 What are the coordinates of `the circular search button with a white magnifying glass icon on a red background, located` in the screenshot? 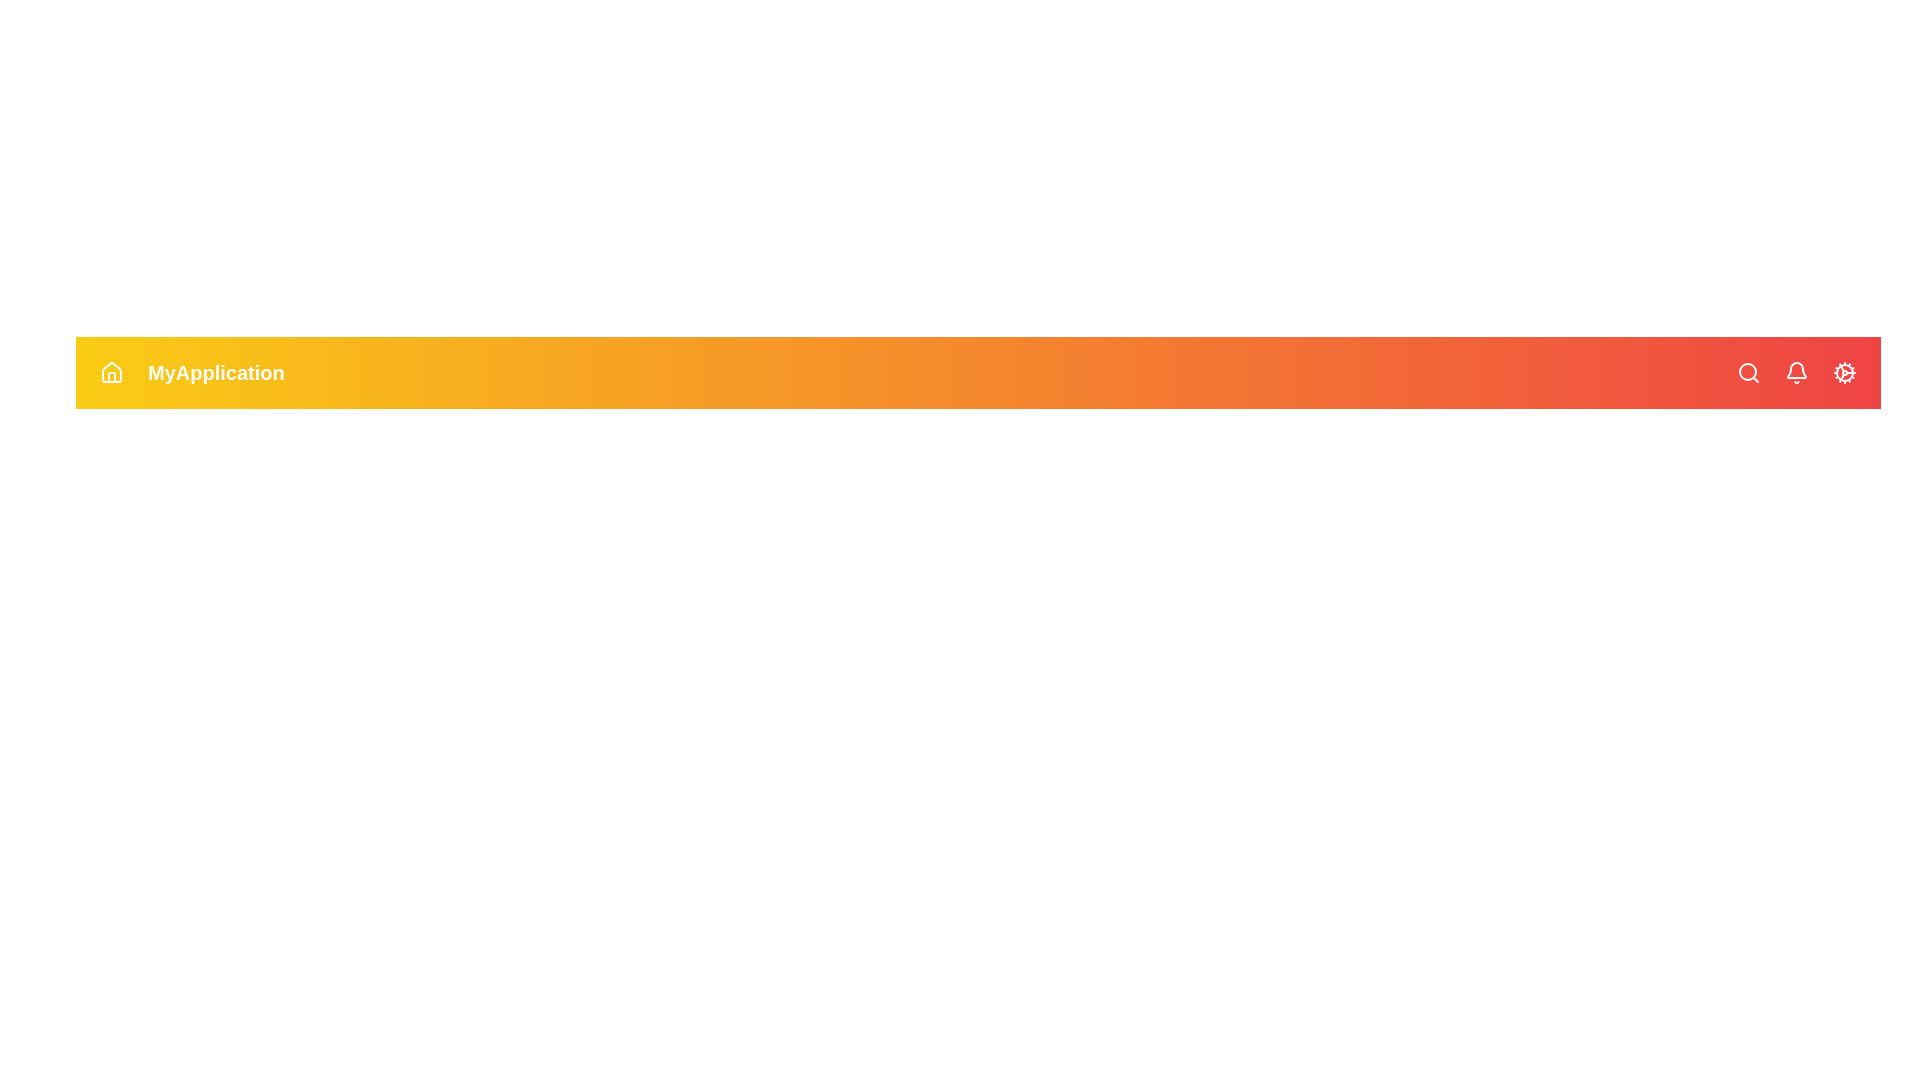 It's located at (1747, 373).